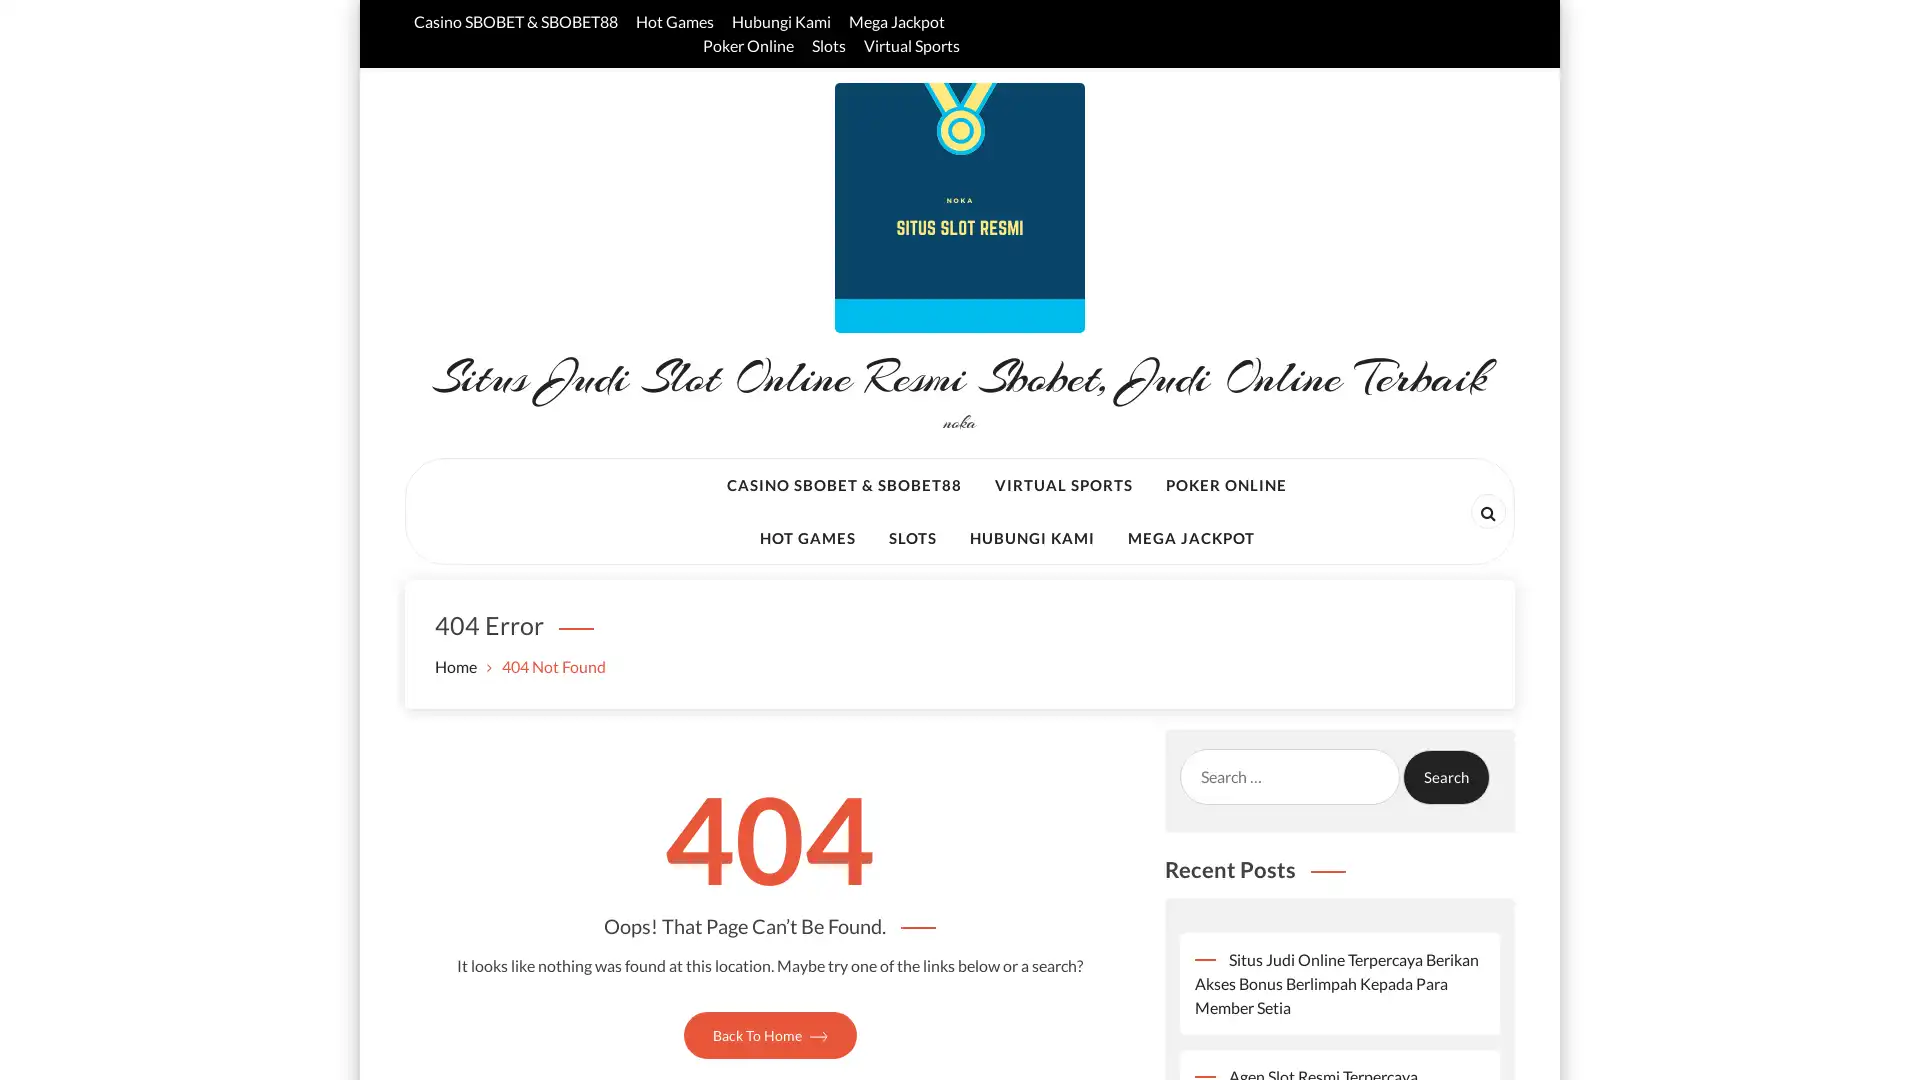  I want to click on Search, so click(1446, 775).